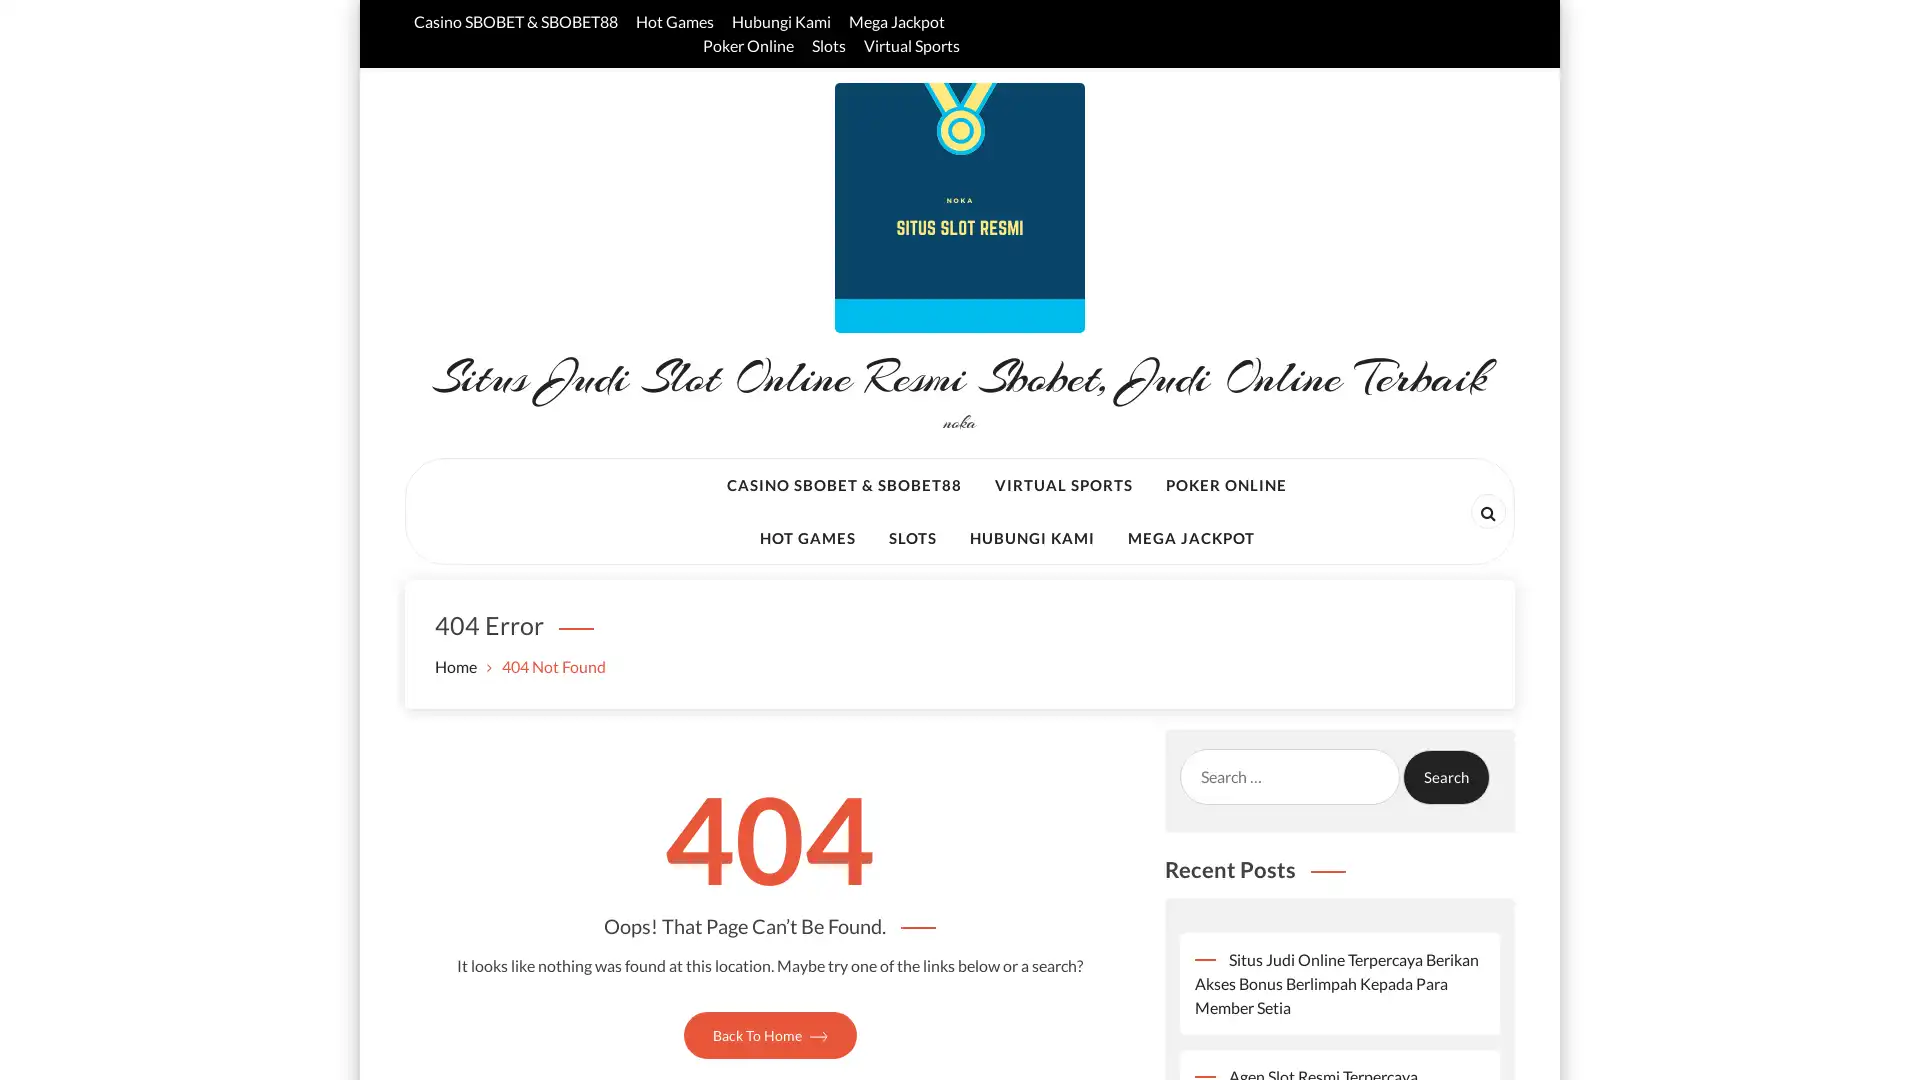  I want to click on Search, so click(1446, 775).